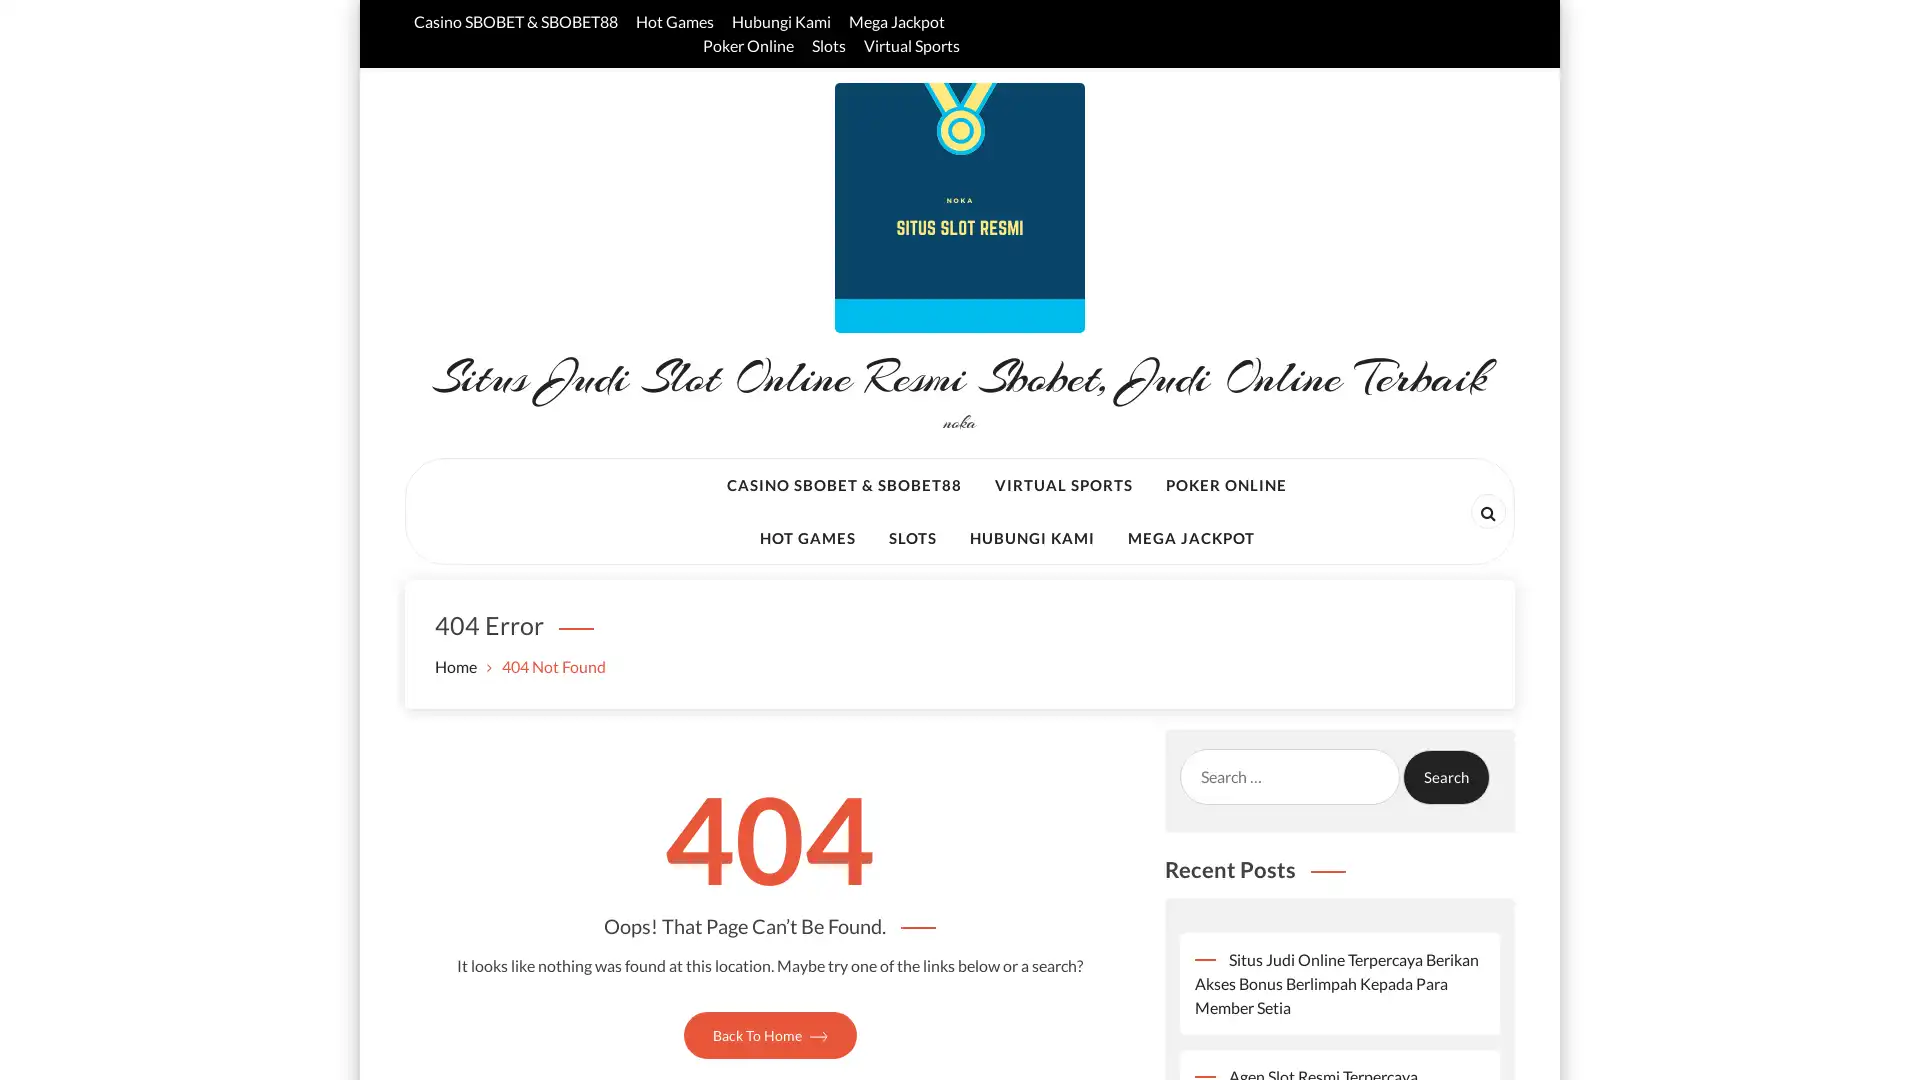  I want to click on Search, so click(1446, 775).